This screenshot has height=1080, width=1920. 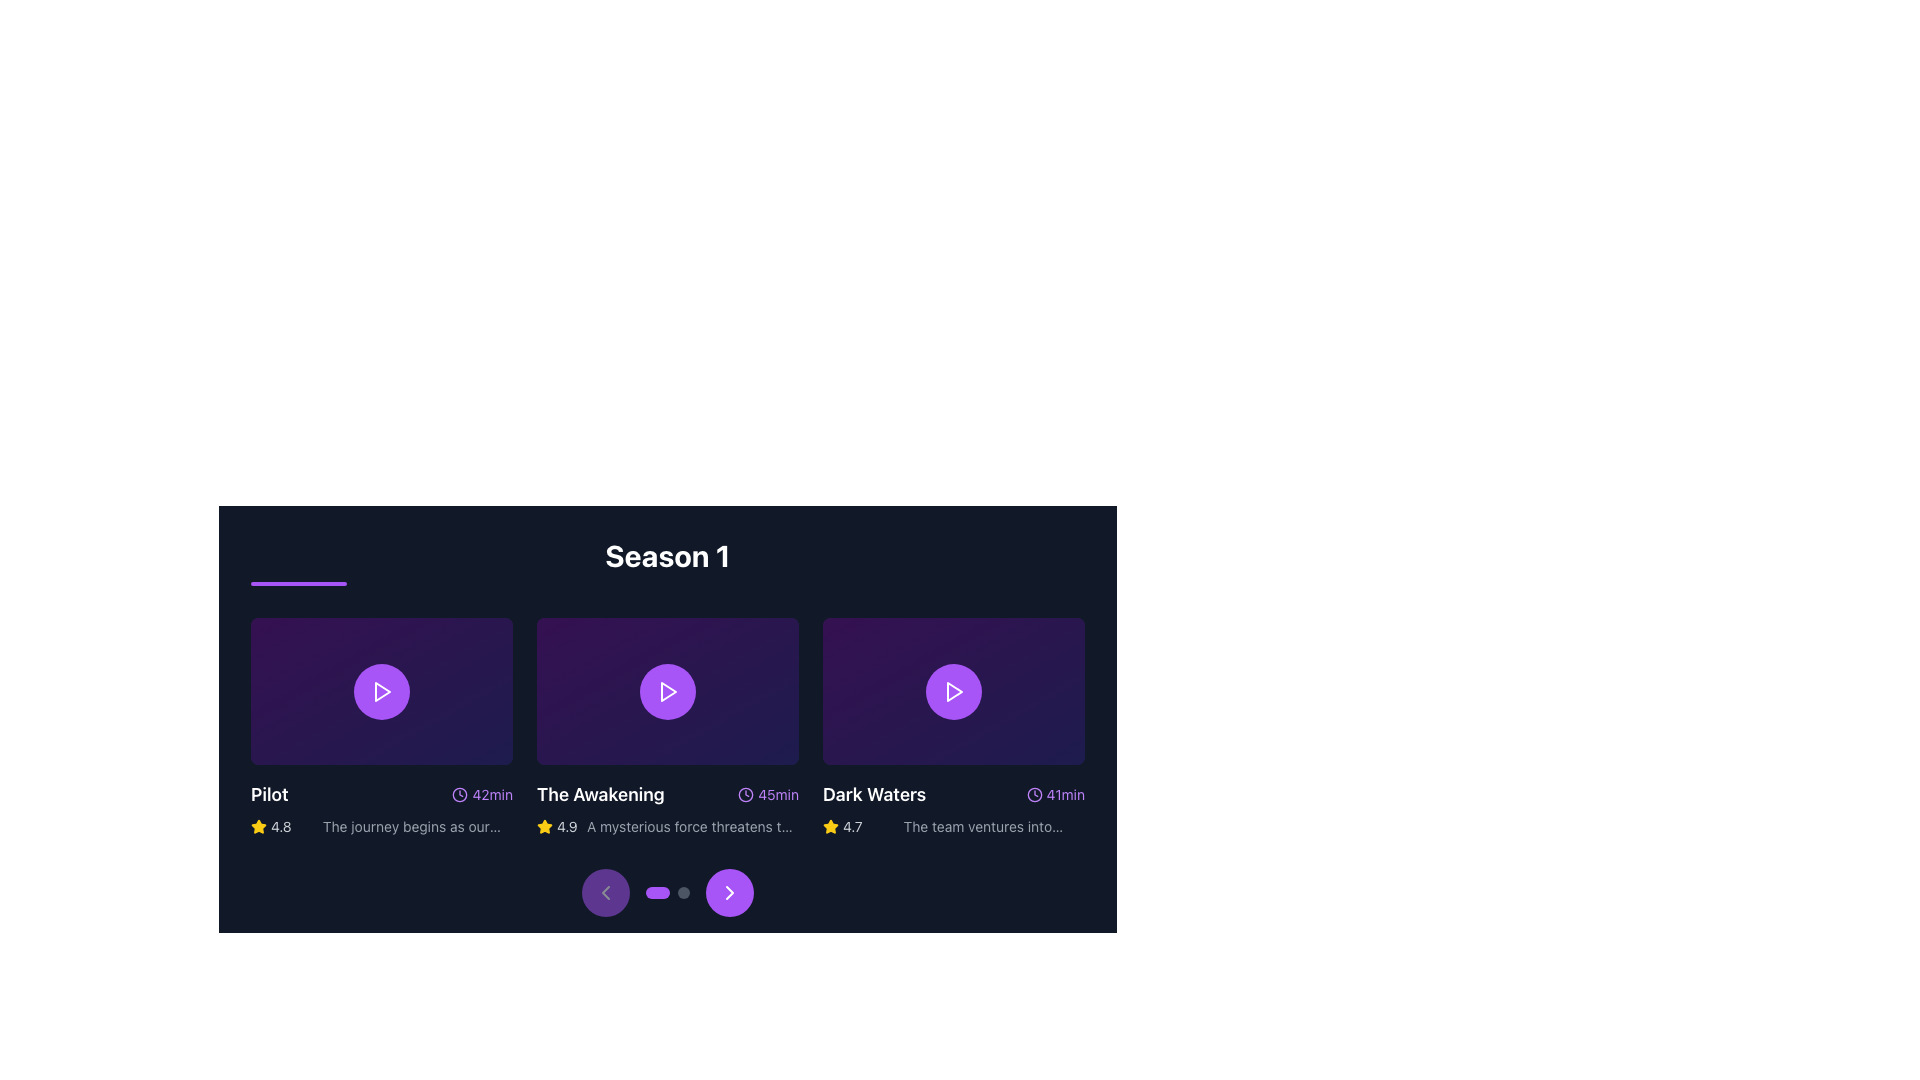 I want to click on the text label displaying '4.9', which is styled in gray and indicates a rating next to a yellow star icon, part of the information panel for 'The Awakening' item, so click(x=566, y=827).